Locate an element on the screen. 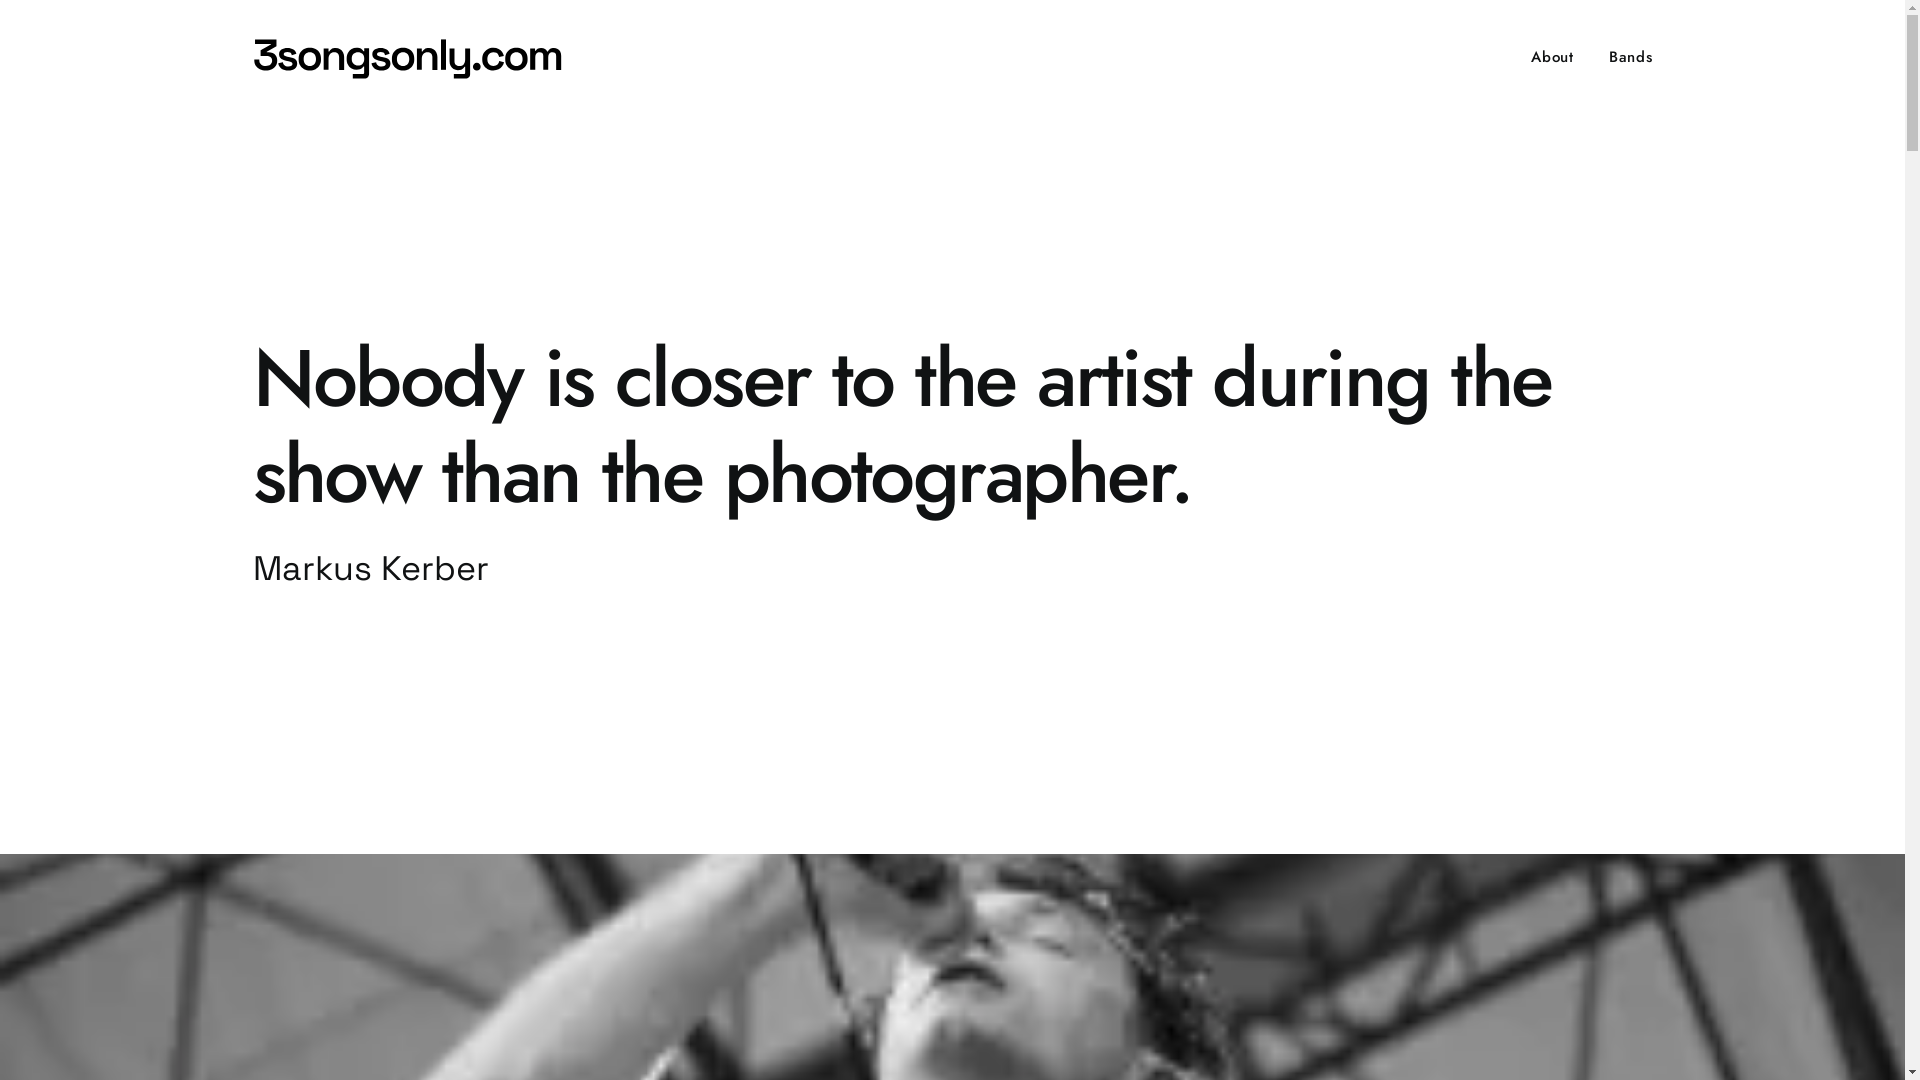  'Bands' is located at coordinates (1593, 56).